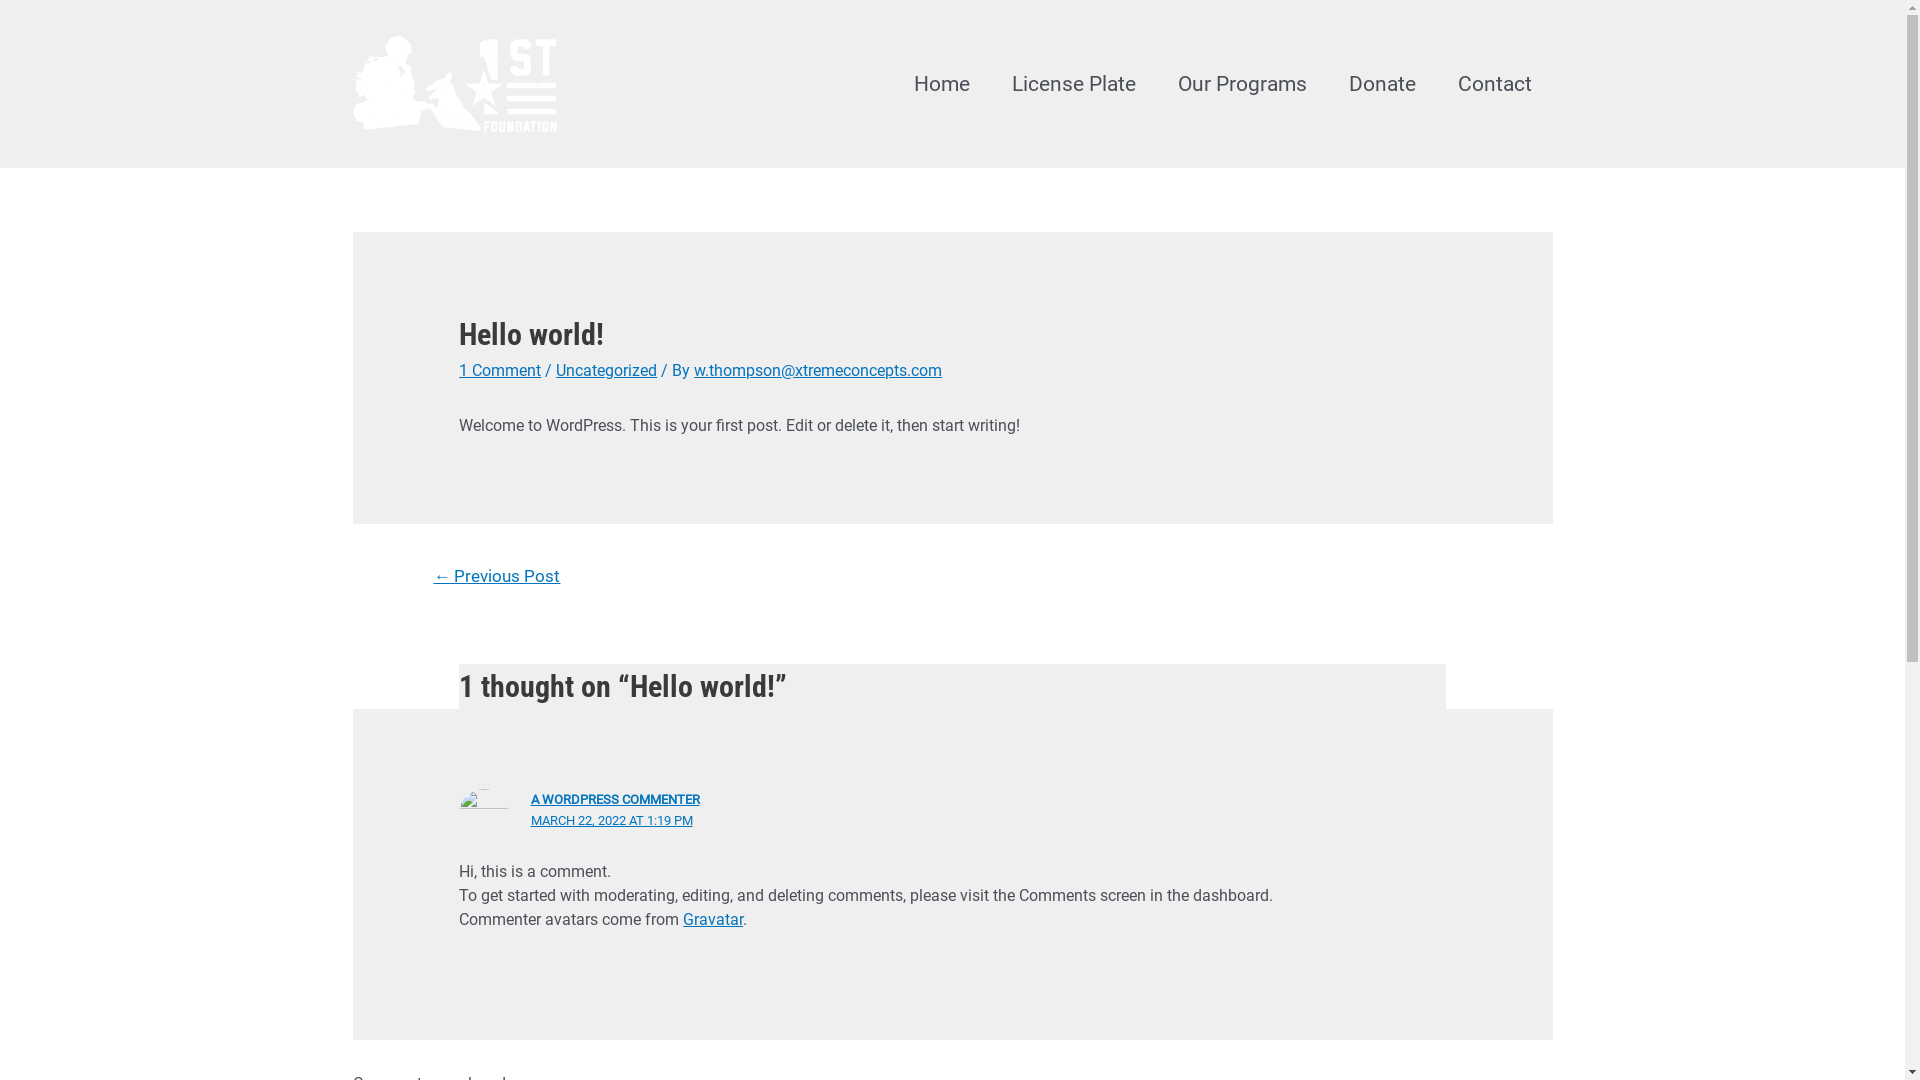 This screenshot has width=1920, height=1080. What do you see at coordinates (1072, 83) in the screenshot?
I see `'License Plate'` at bounding box center [1072, 83].